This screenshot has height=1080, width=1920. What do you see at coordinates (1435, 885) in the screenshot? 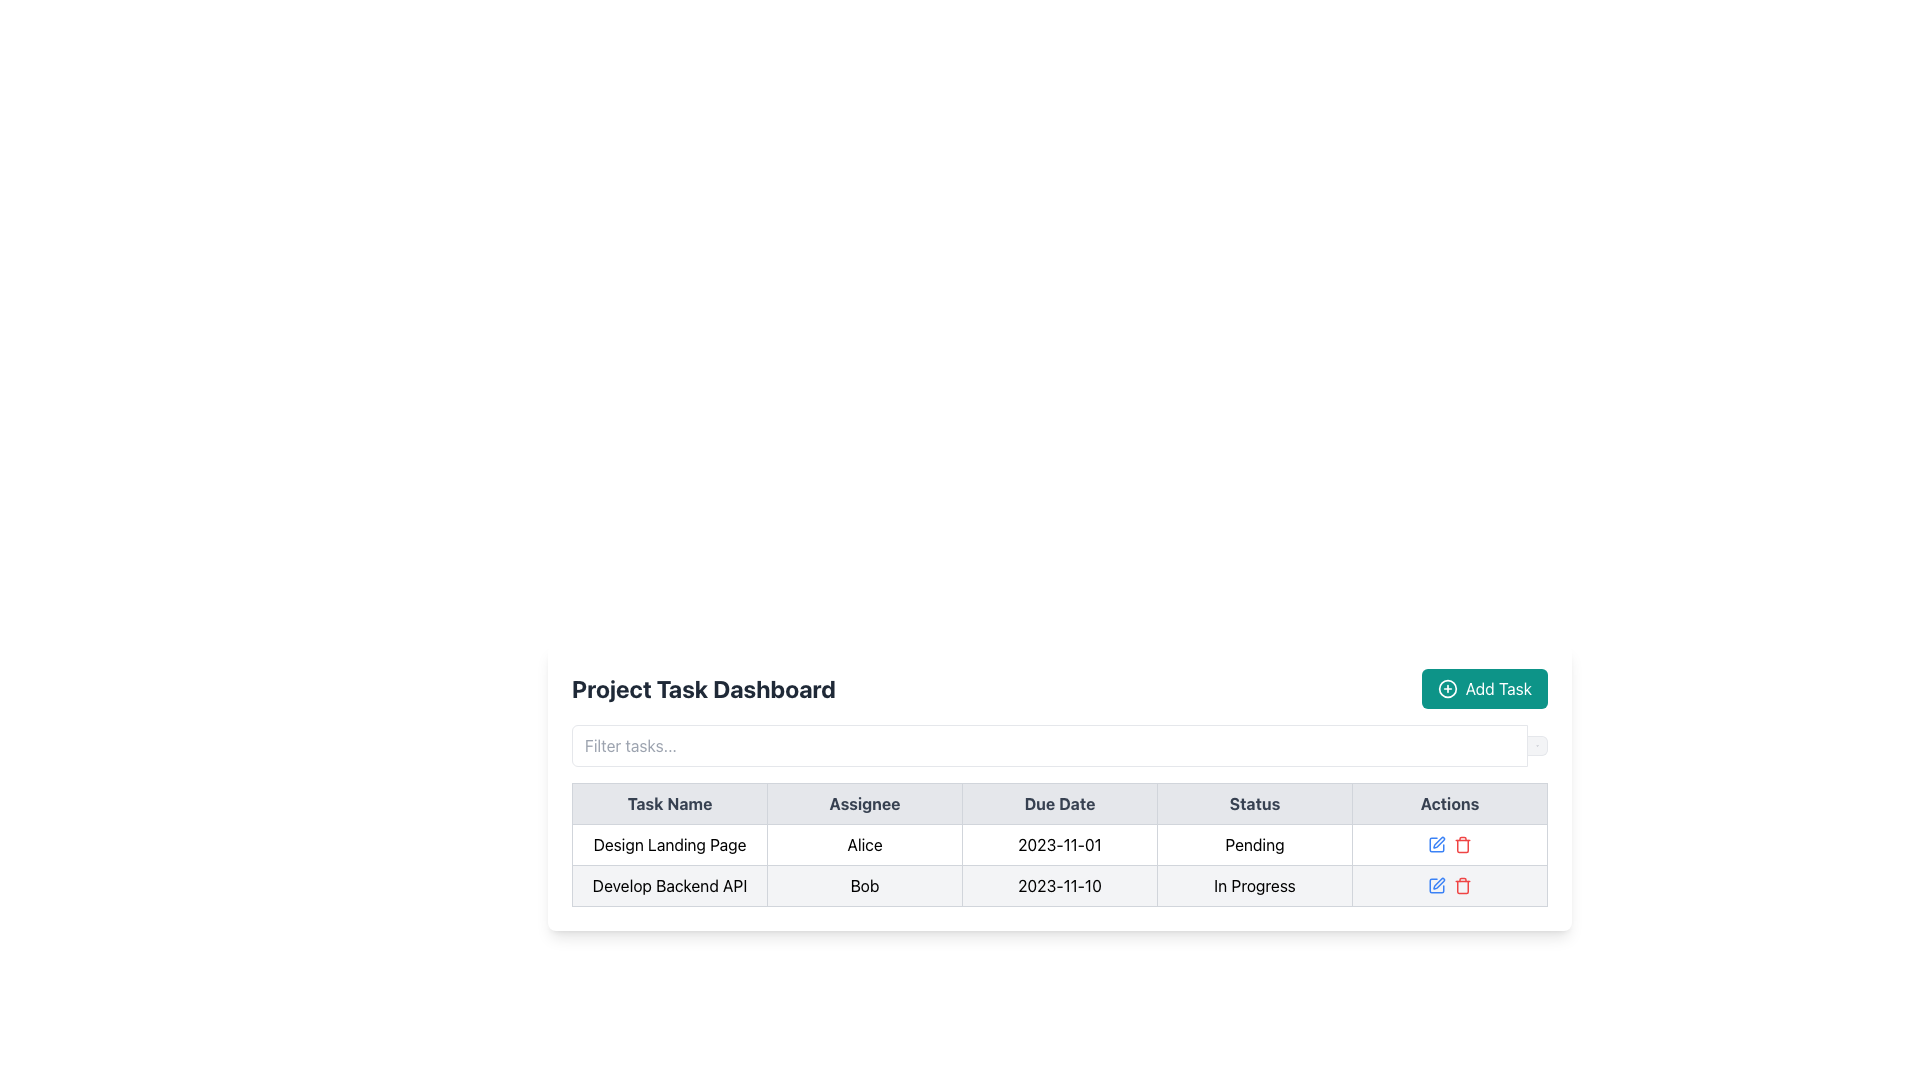
I see `the edit button located in the 'Actions' column of the second row in the table` at bounding box center [1435, 885].